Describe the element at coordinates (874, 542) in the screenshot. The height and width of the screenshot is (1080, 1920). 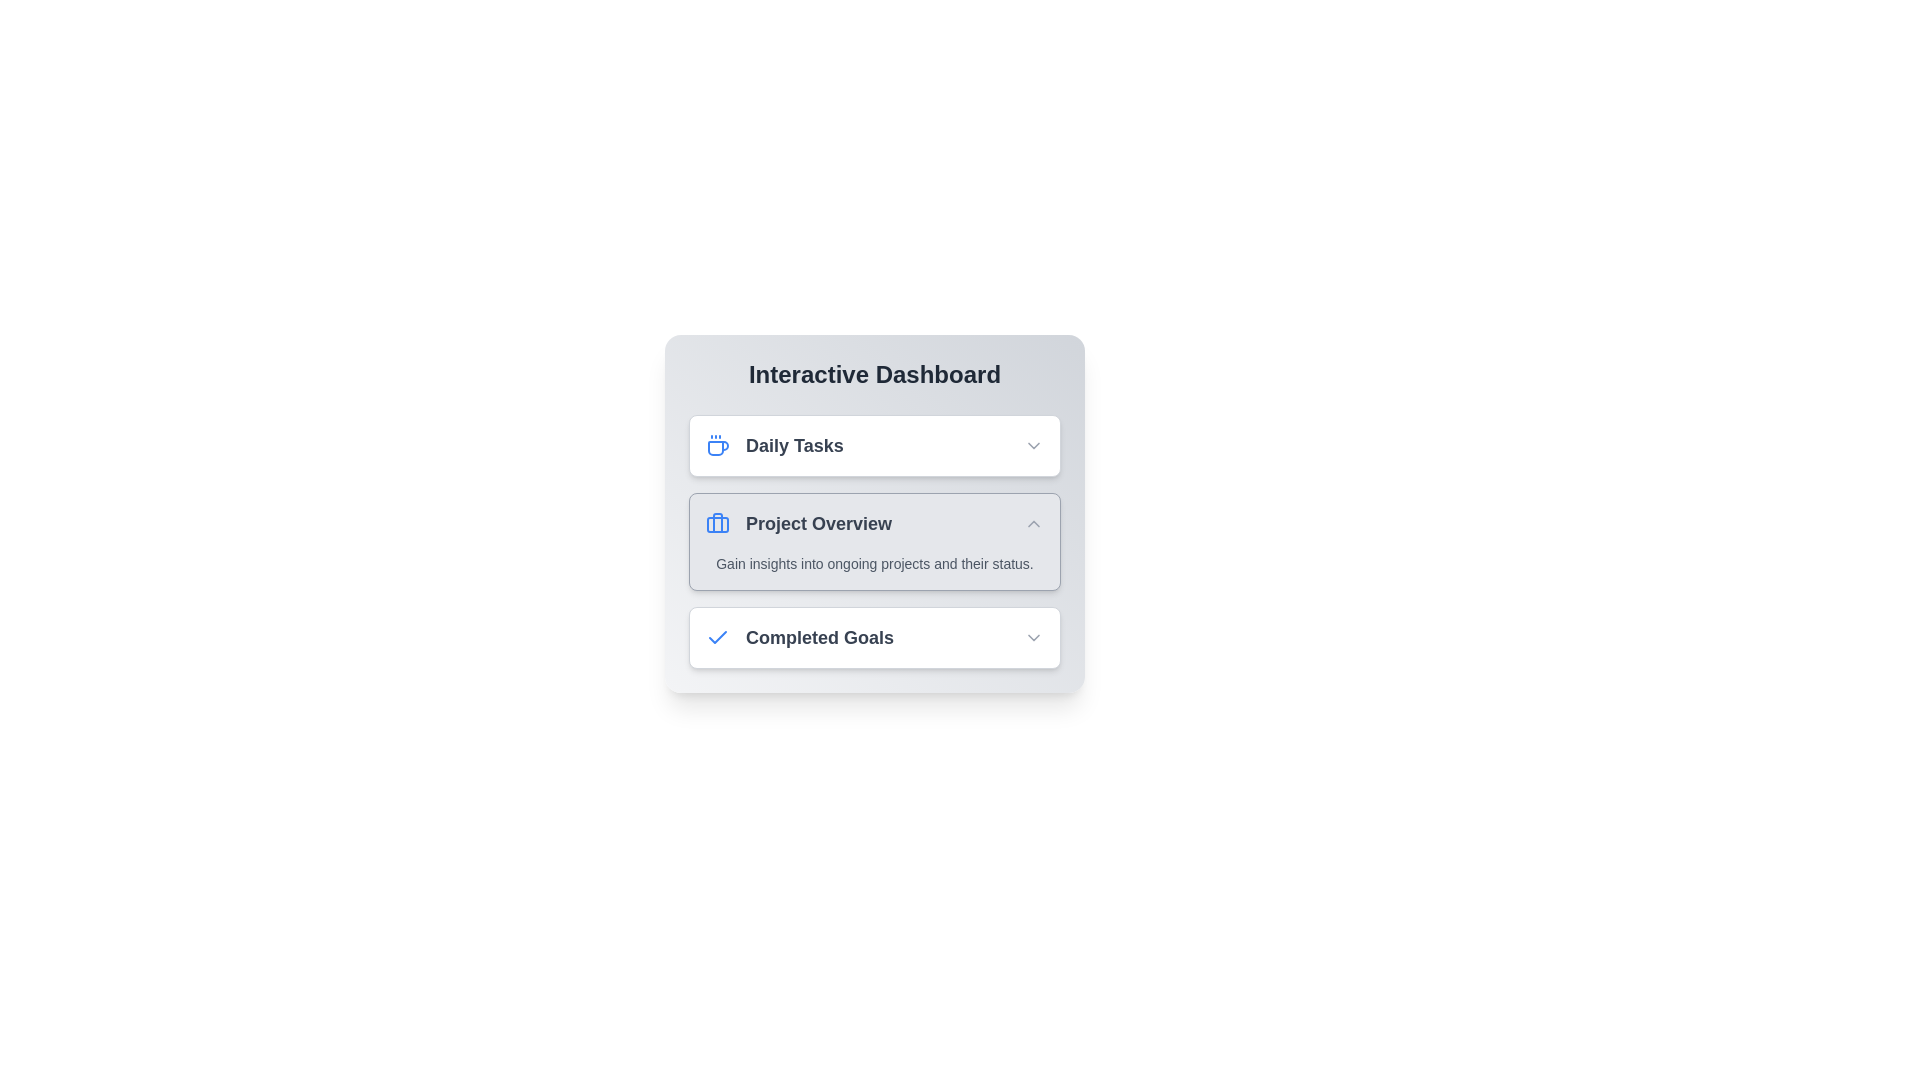
I see `the specified section of the dashboard: Project Overview` at that location.